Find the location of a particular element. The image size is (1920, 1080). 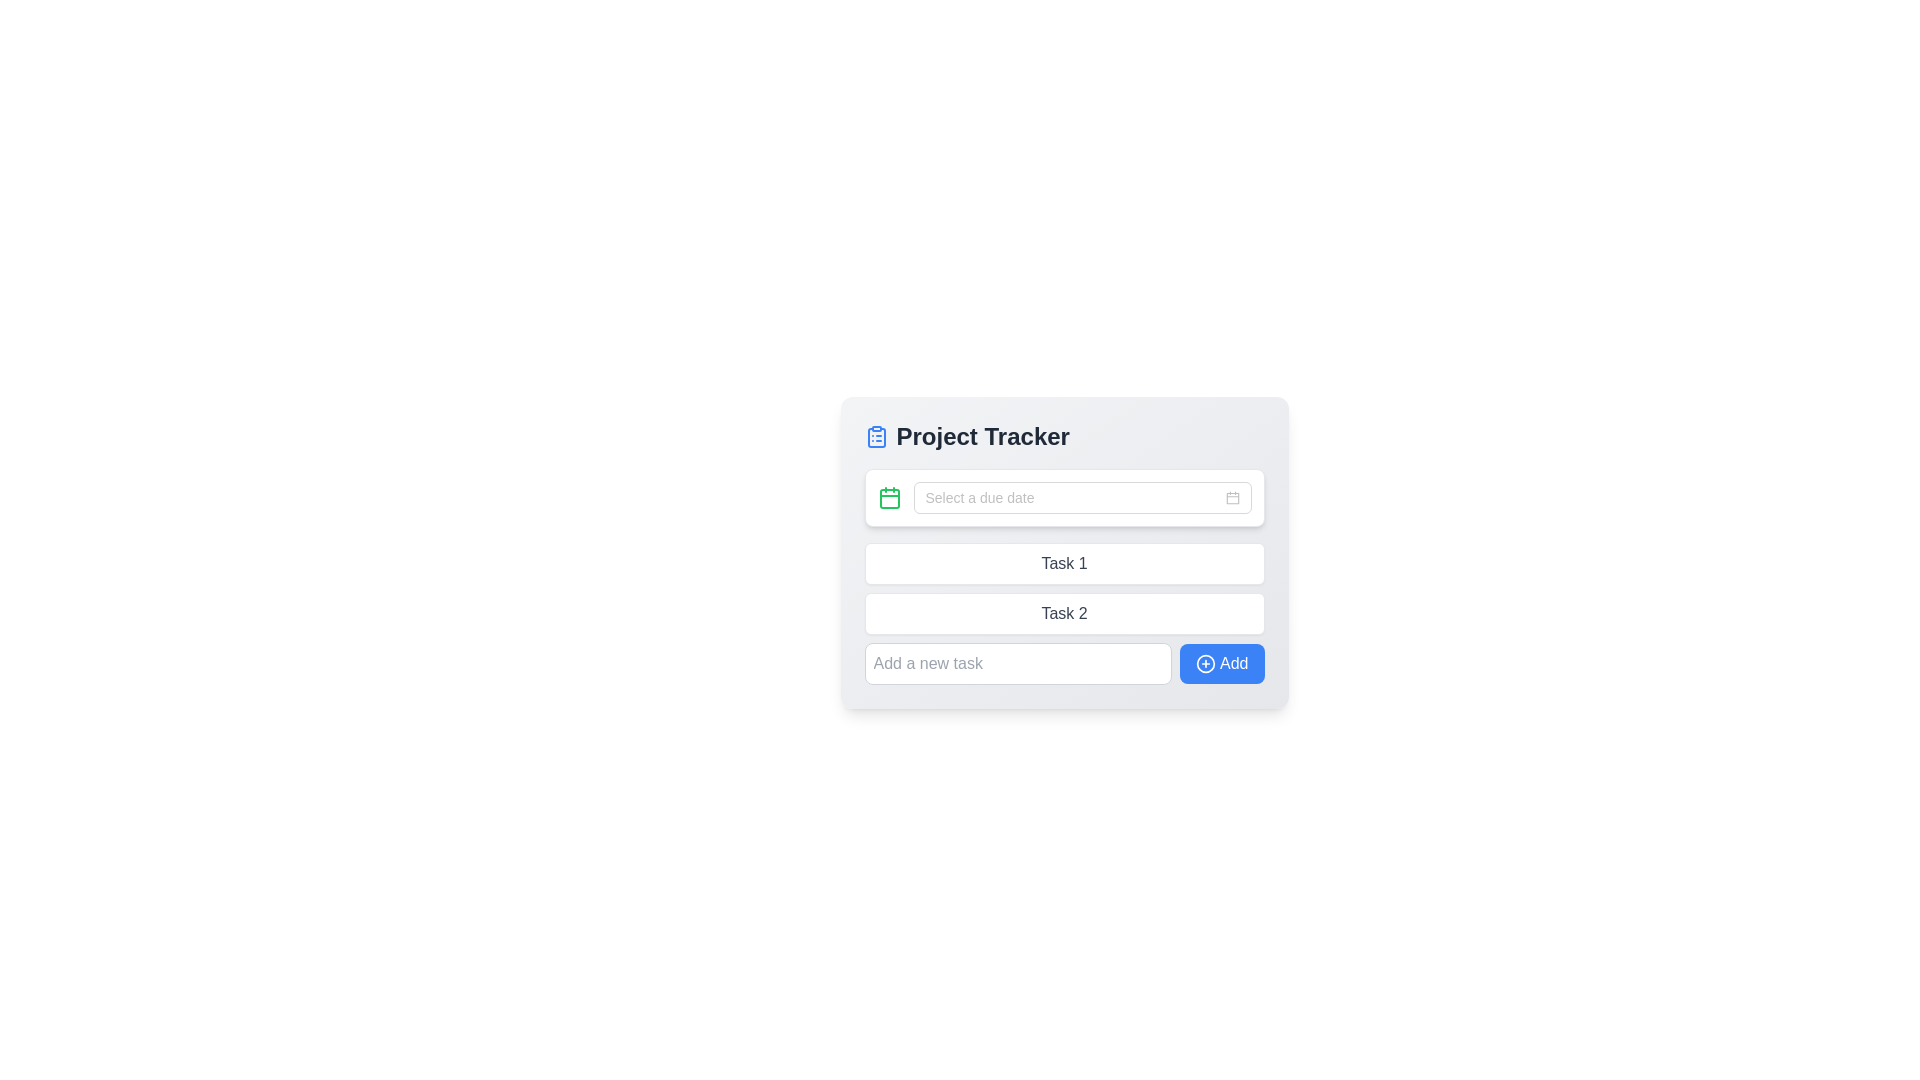

the 'Add' button with a blue background and a plus icon is located at coordinates (1221, 663).